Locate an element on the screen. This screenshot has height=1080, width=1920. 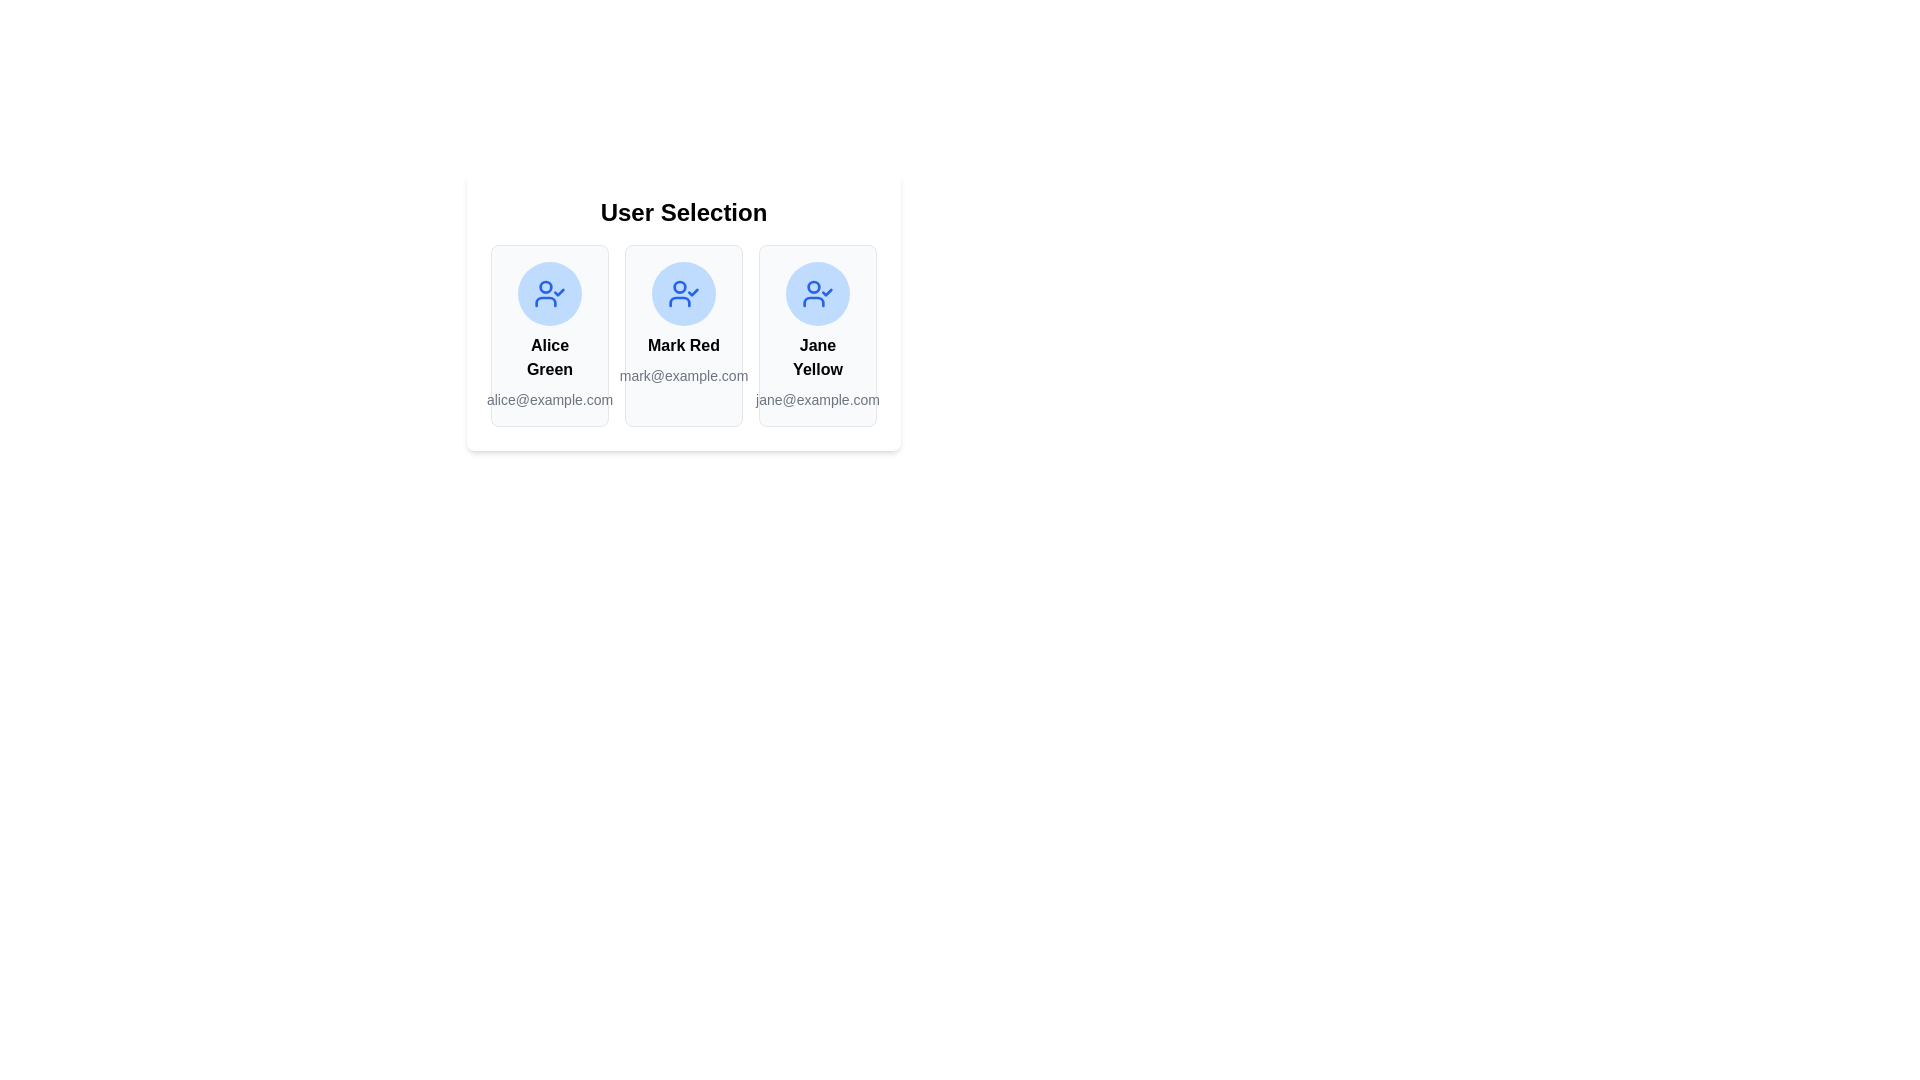
the blue user outline icon with a checkmark inside the circular button on the 'Jane Yellow' user card, which is the third card in the horizontal list of user cards is located at coordinates (817, 293).